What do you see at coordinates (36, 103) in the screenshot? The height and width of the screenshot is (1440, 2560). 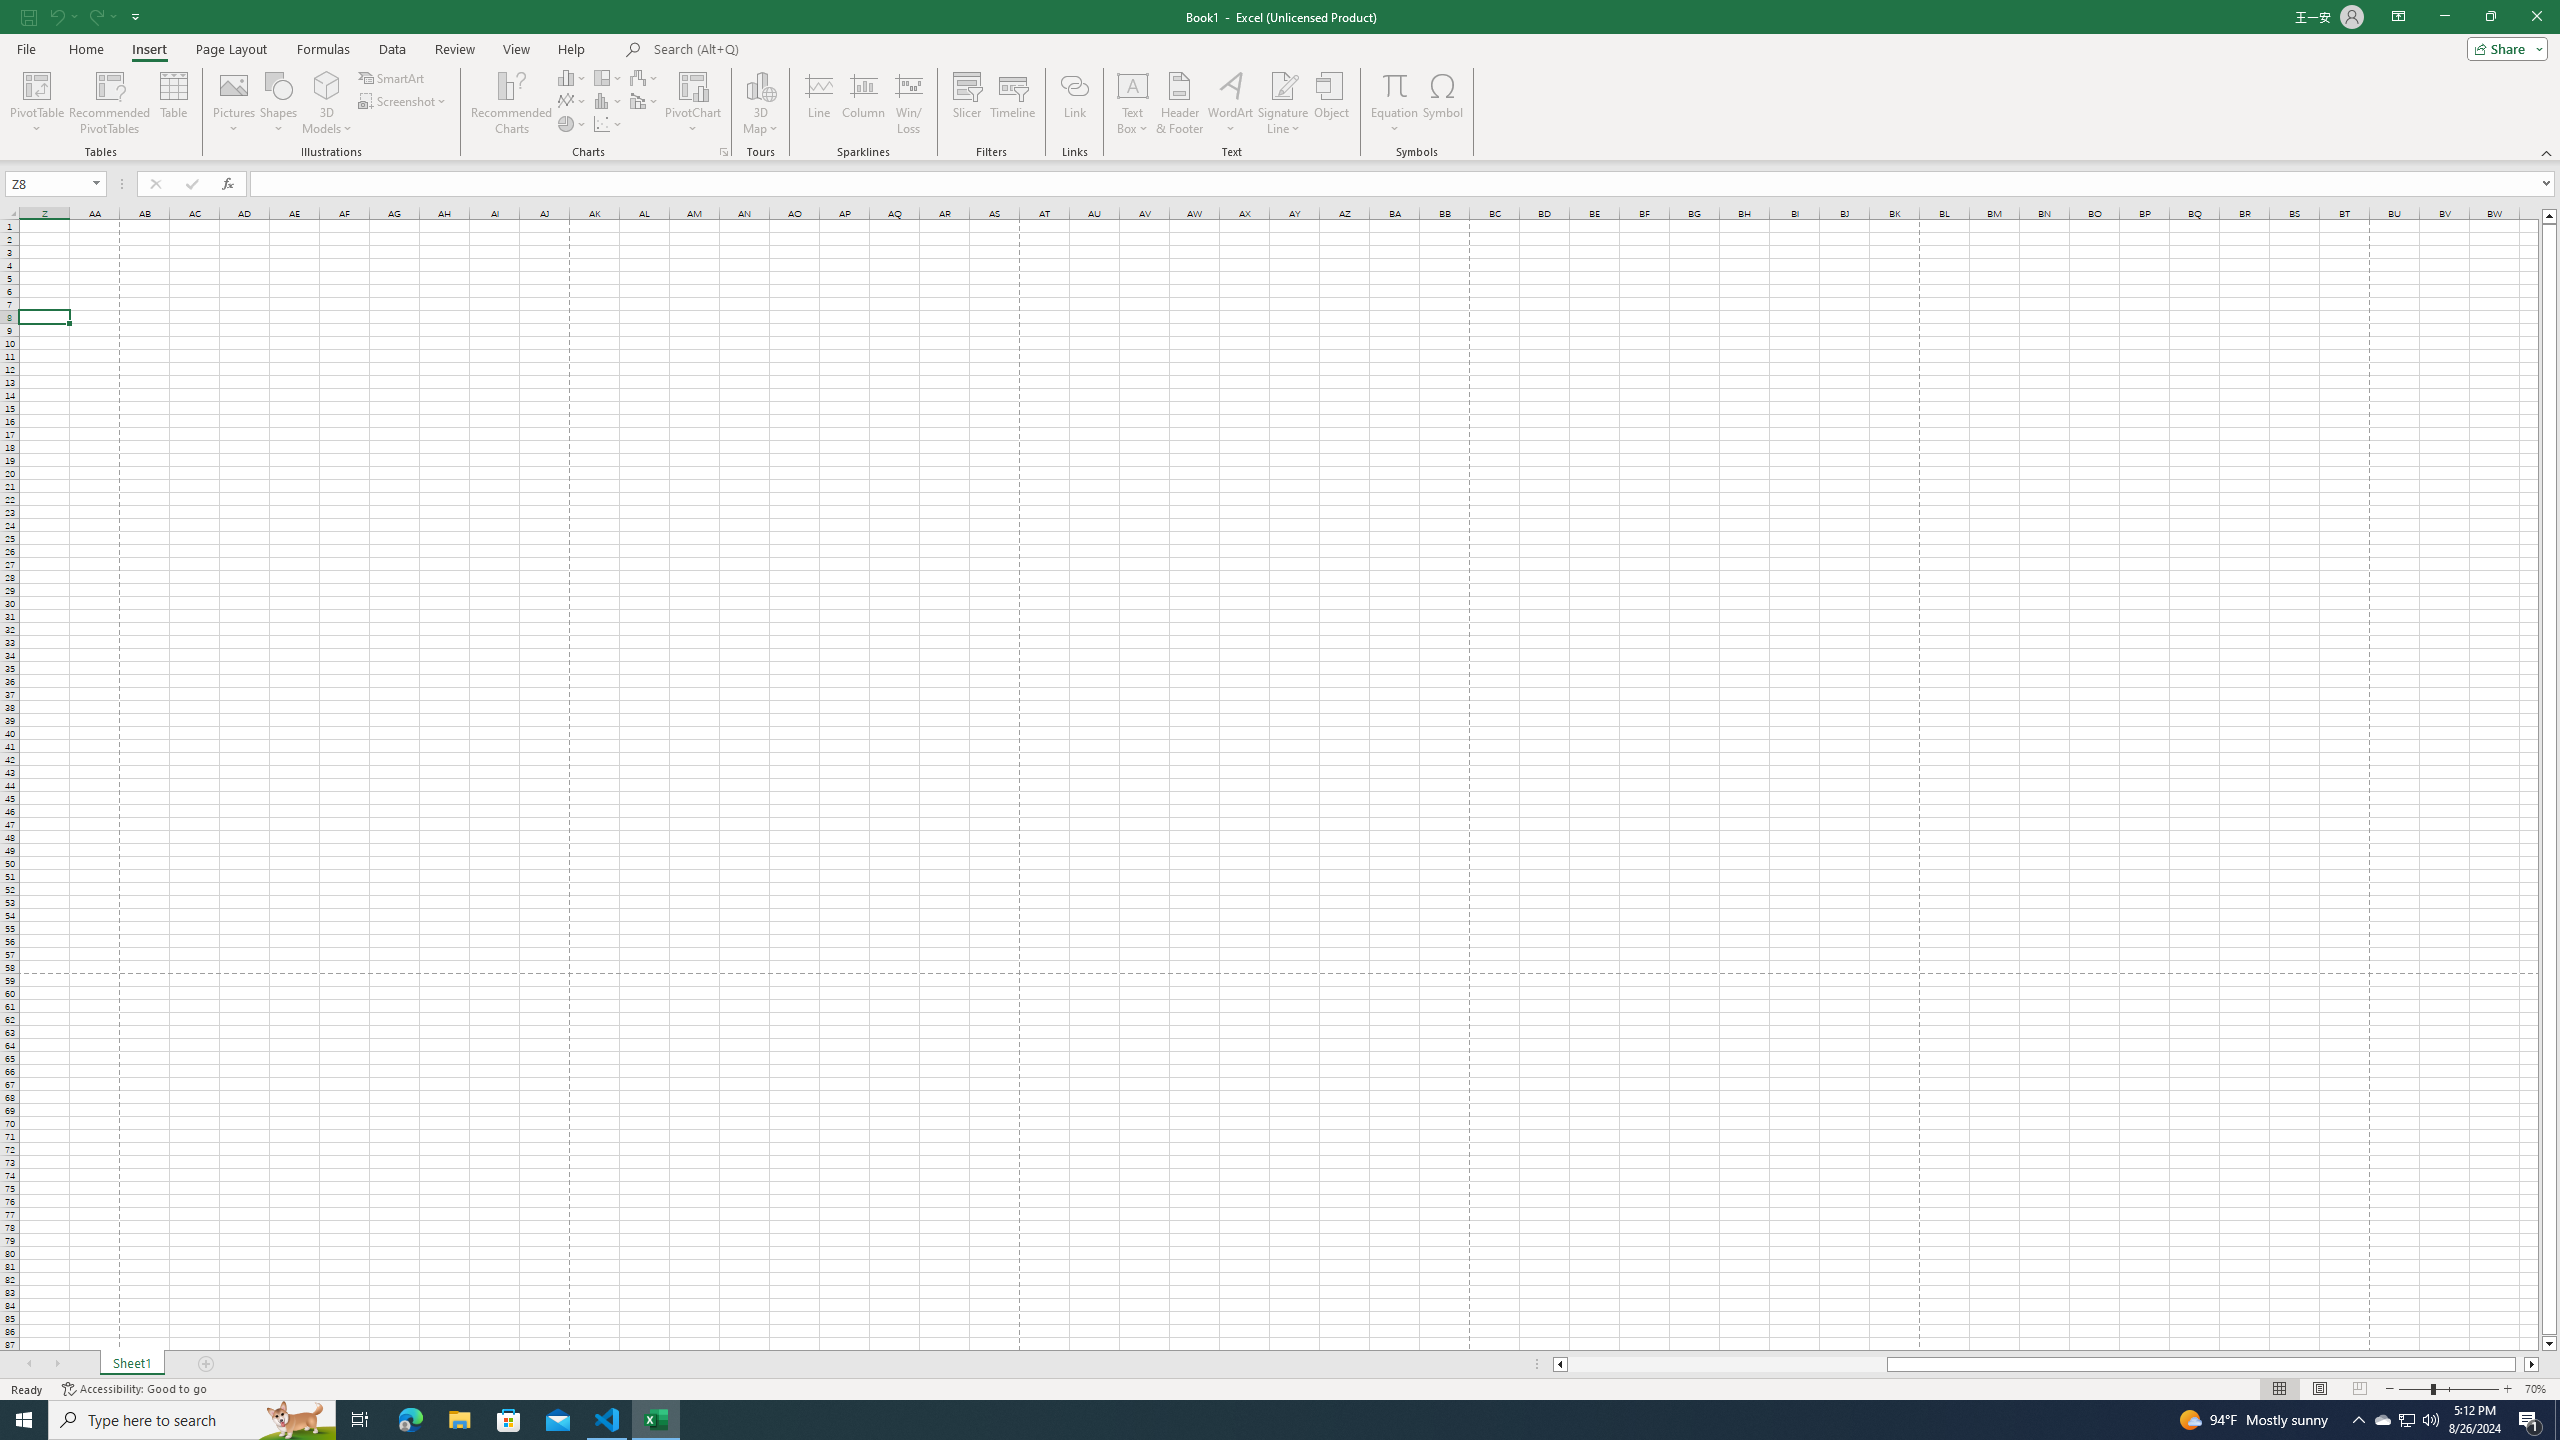 I see `'PivotTable'` at bounding box center [36, 103].